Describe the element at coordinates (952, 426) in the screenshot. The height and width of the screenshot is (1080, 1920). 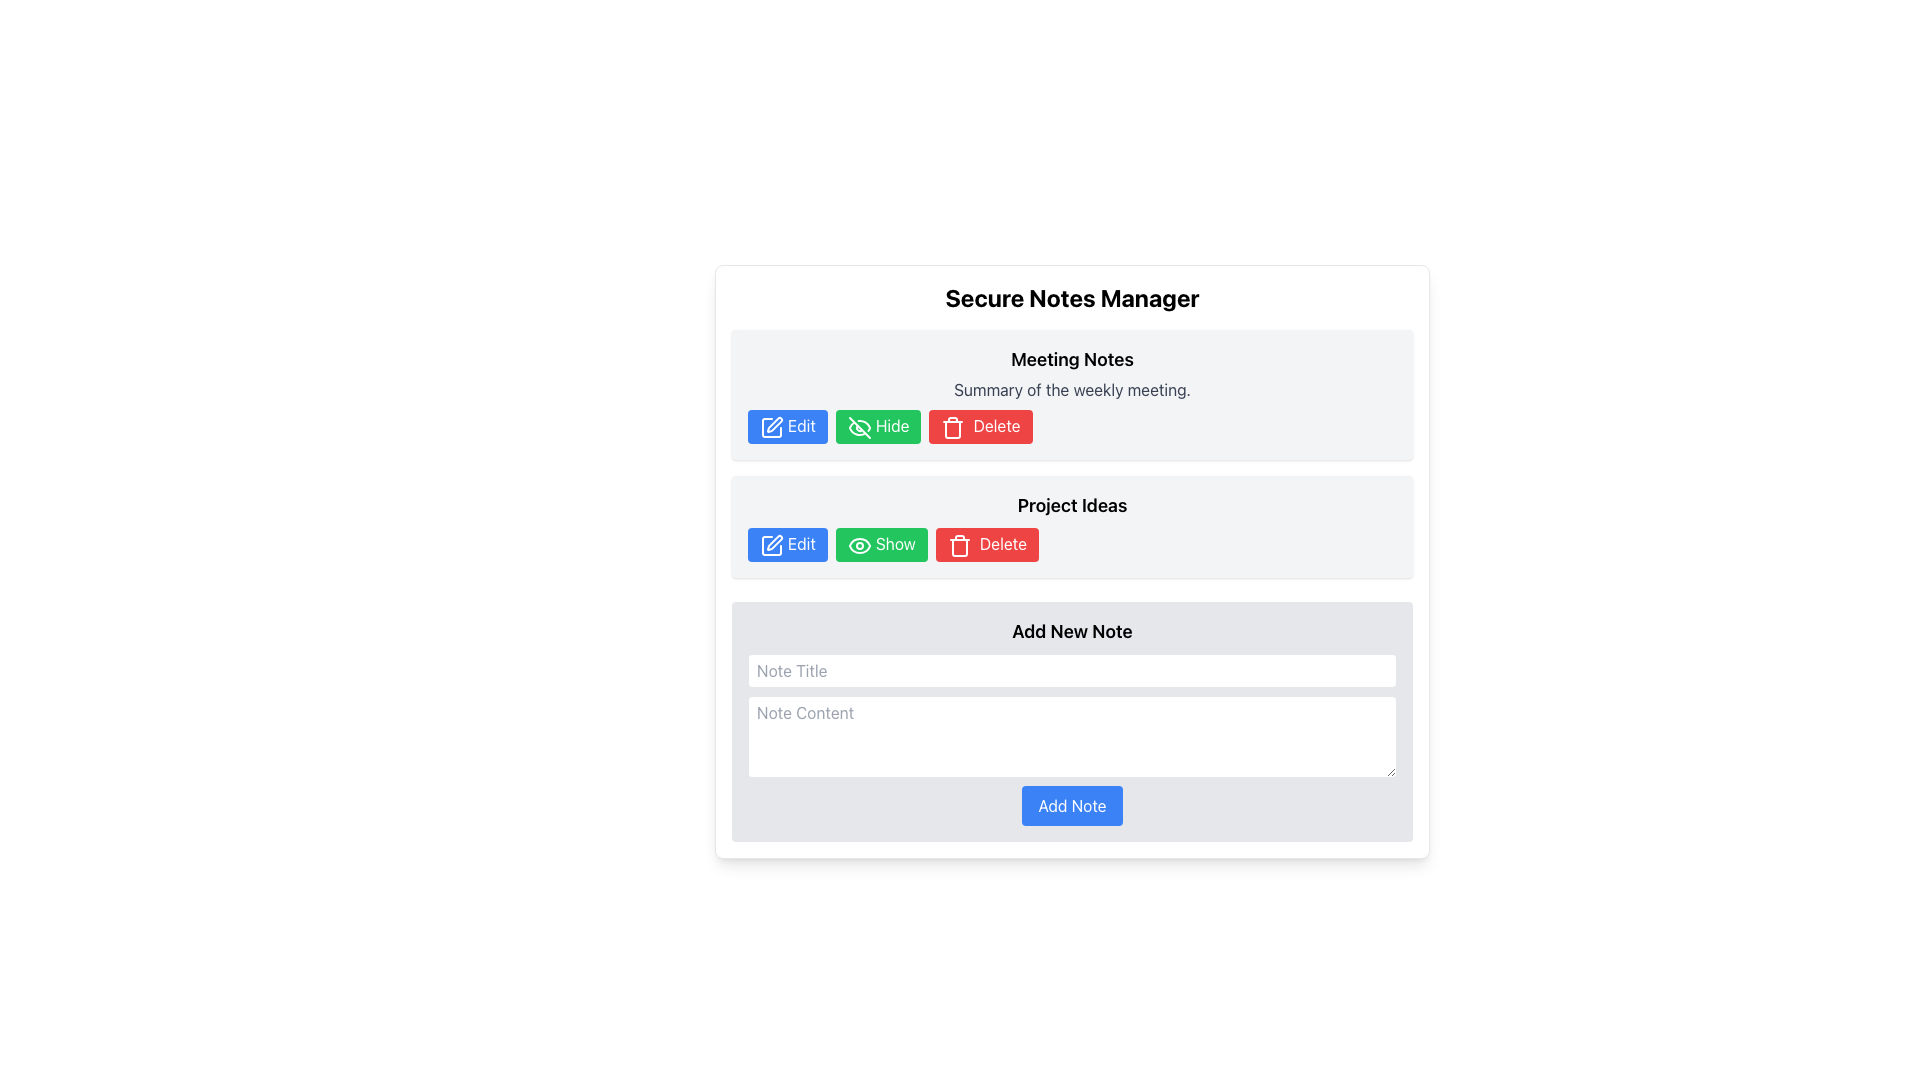
I see `the 'Delete' button that contains the red trash can icon, which is part of the control options for sections like 'Meeting Notes' or 'Project Ideas'` at that location.